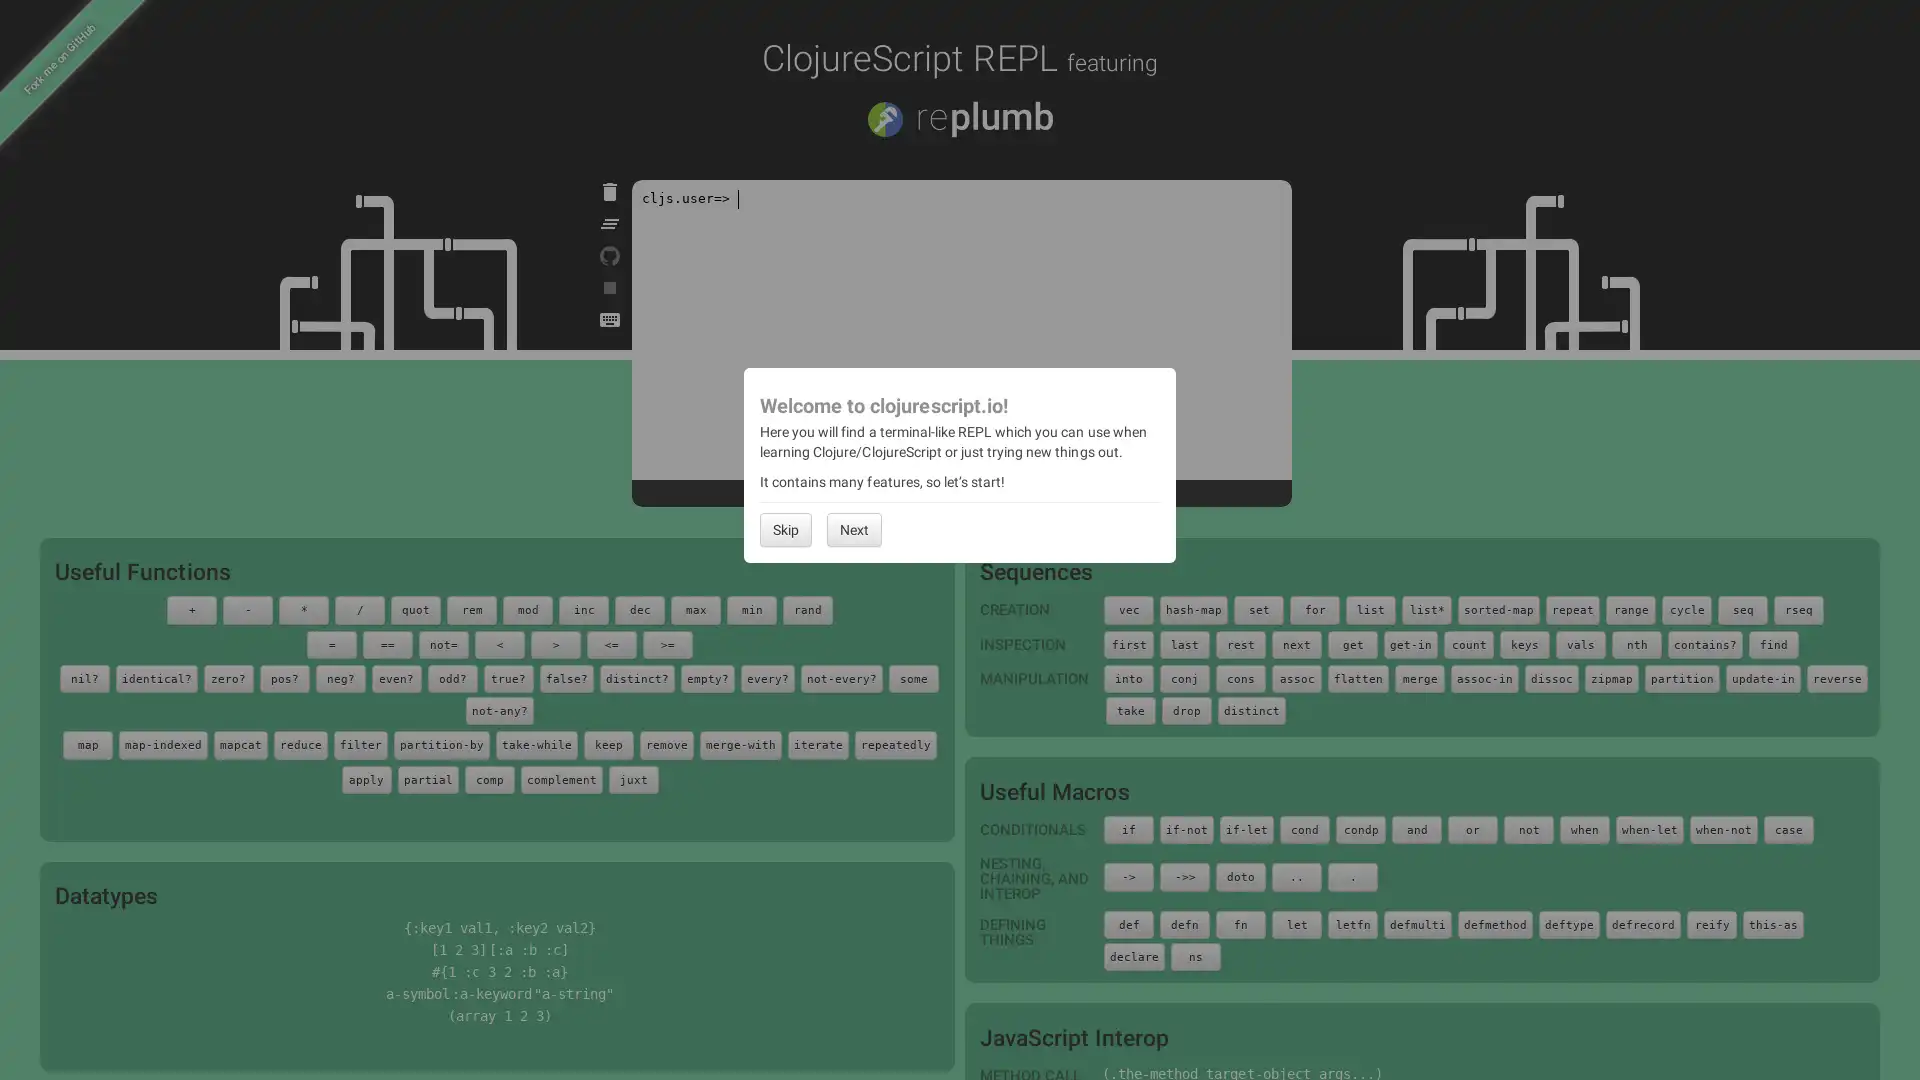 This screenshot has height=1080, width=1920. Describe the element at coordinates (1131, 709) in the screenshot. I see `take` at that location.